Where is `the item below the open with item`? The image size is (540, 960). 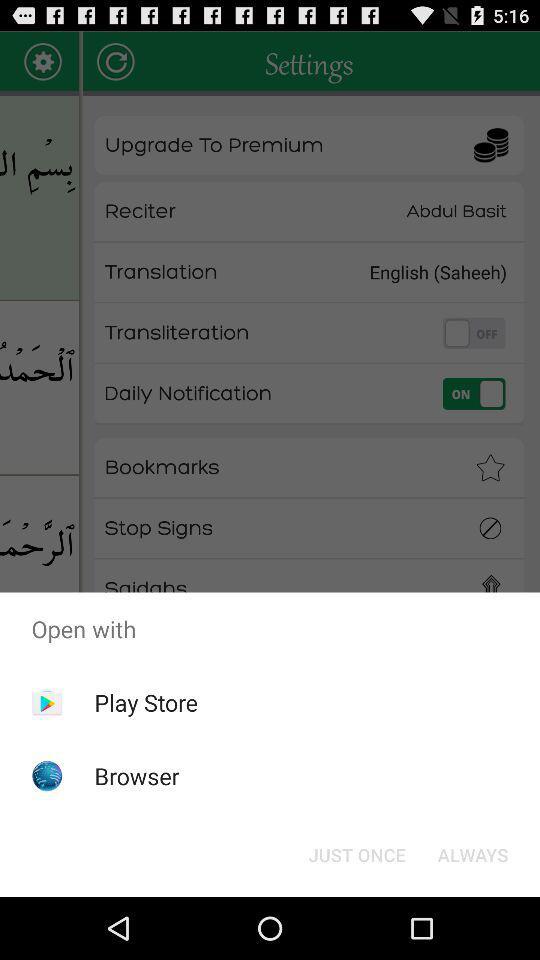 the item below the open with item is located at coordinates (472, 853).